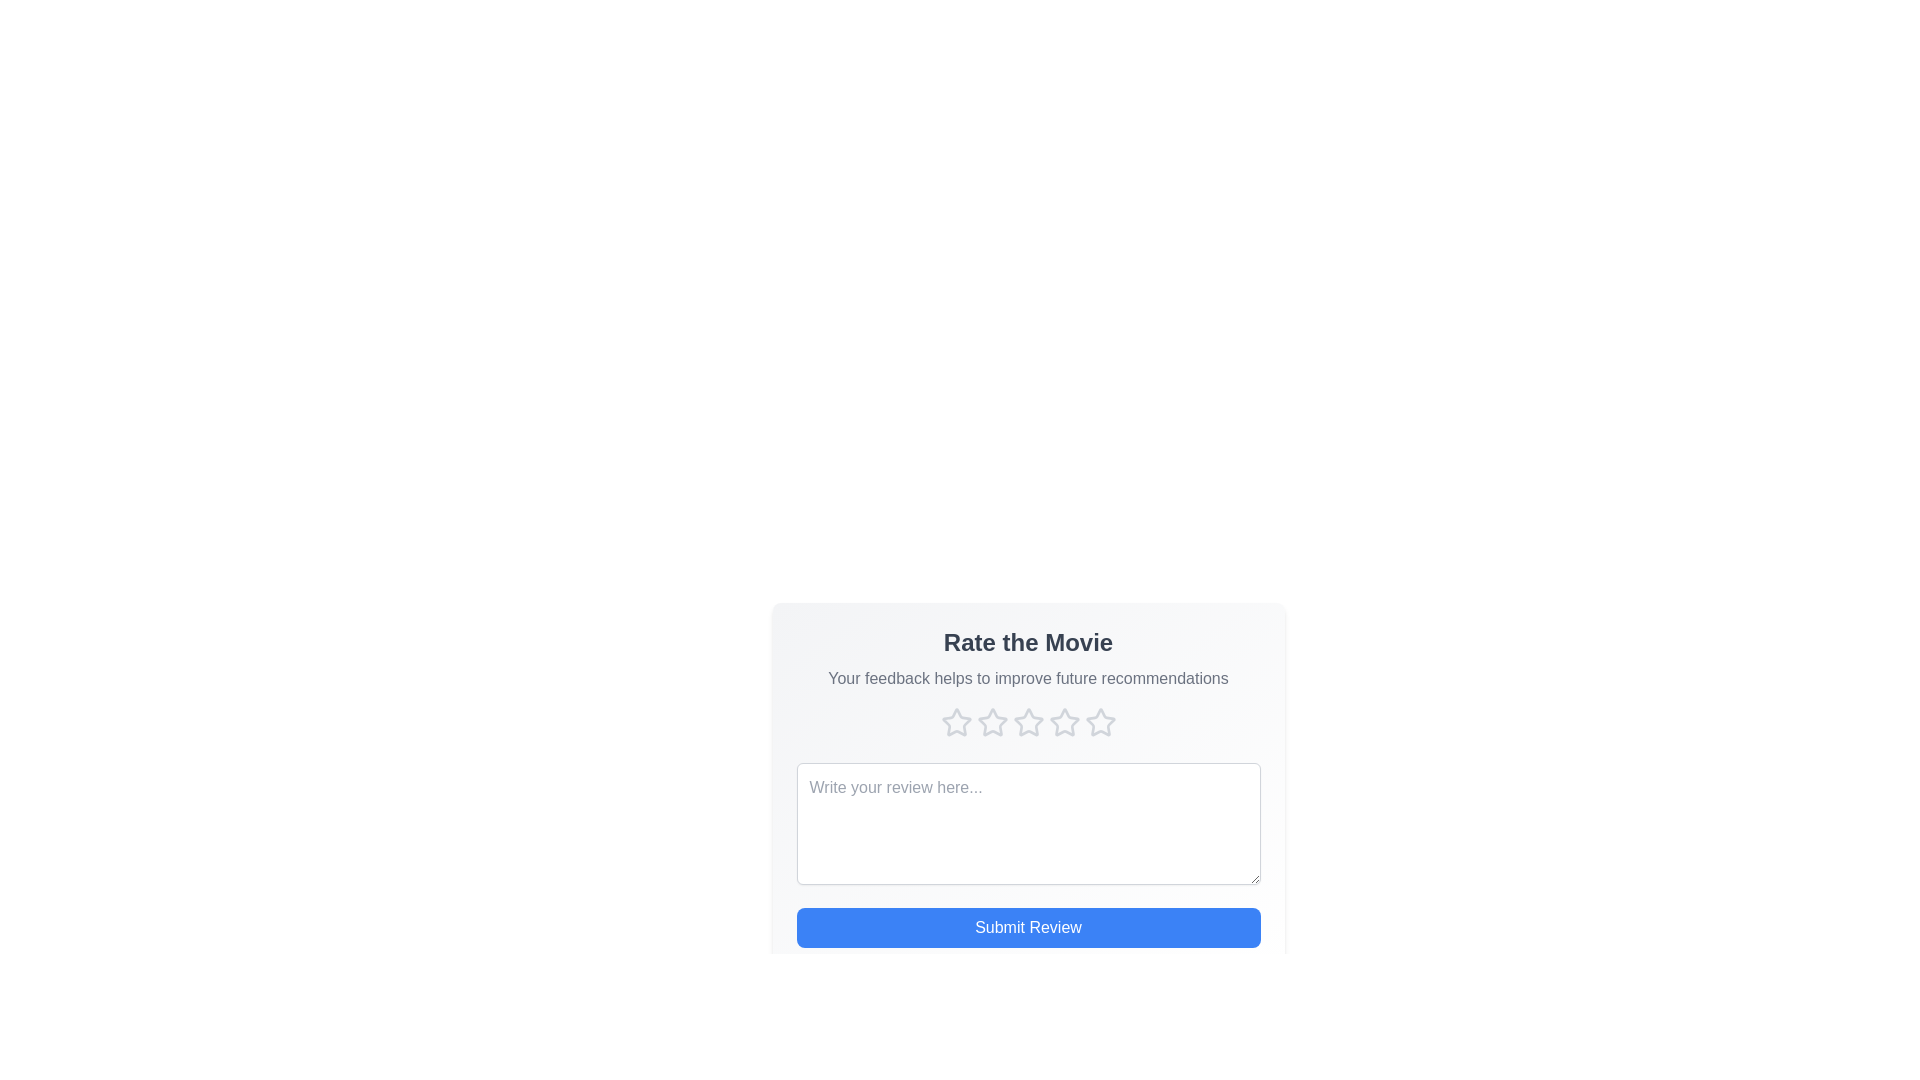 The height and width of the screenshot is (1080, 1920). I want to click on the 'Submit Review' button, which has a blue background and white text, located at the bottom of the 'Rate the Movie' card, so click(1028, 928).